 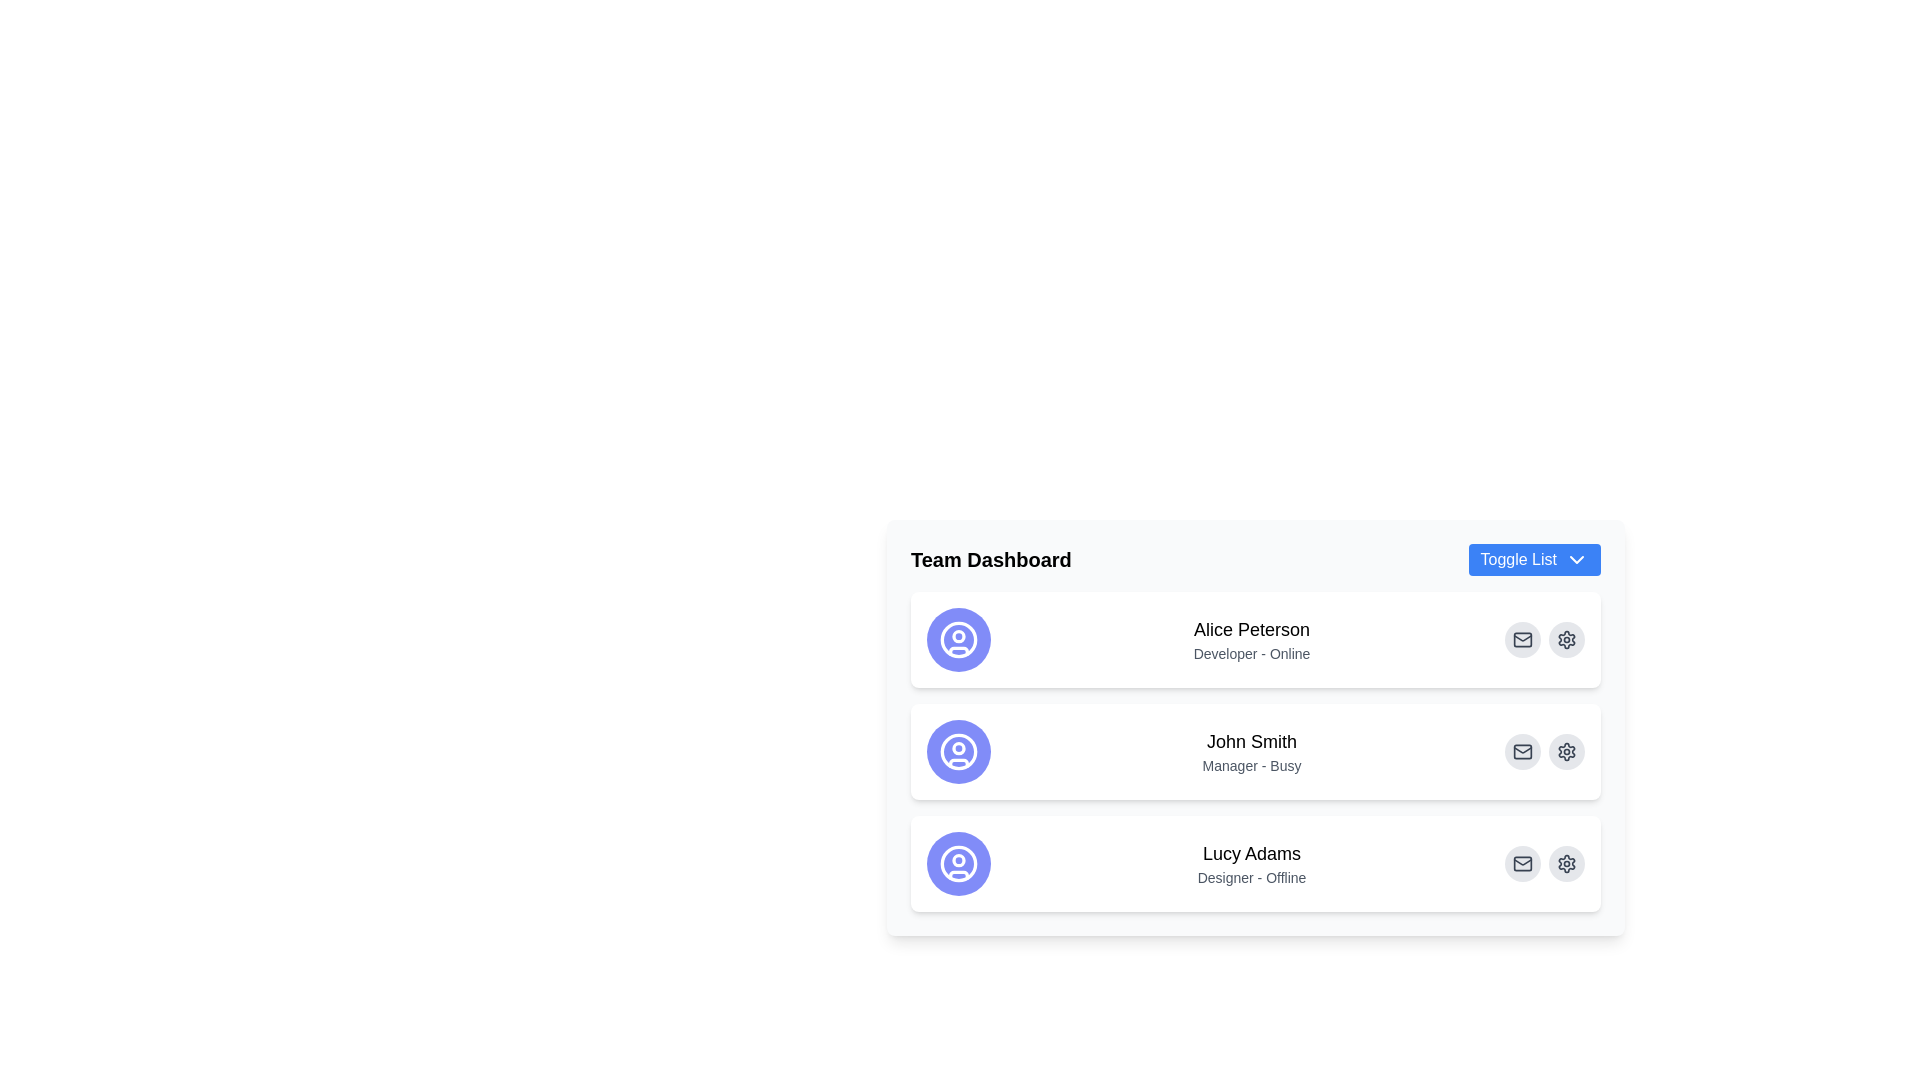 I want to click on the second circular user icon in the team dashboard, which represents 'John Smith', so click(x=958, y=752).